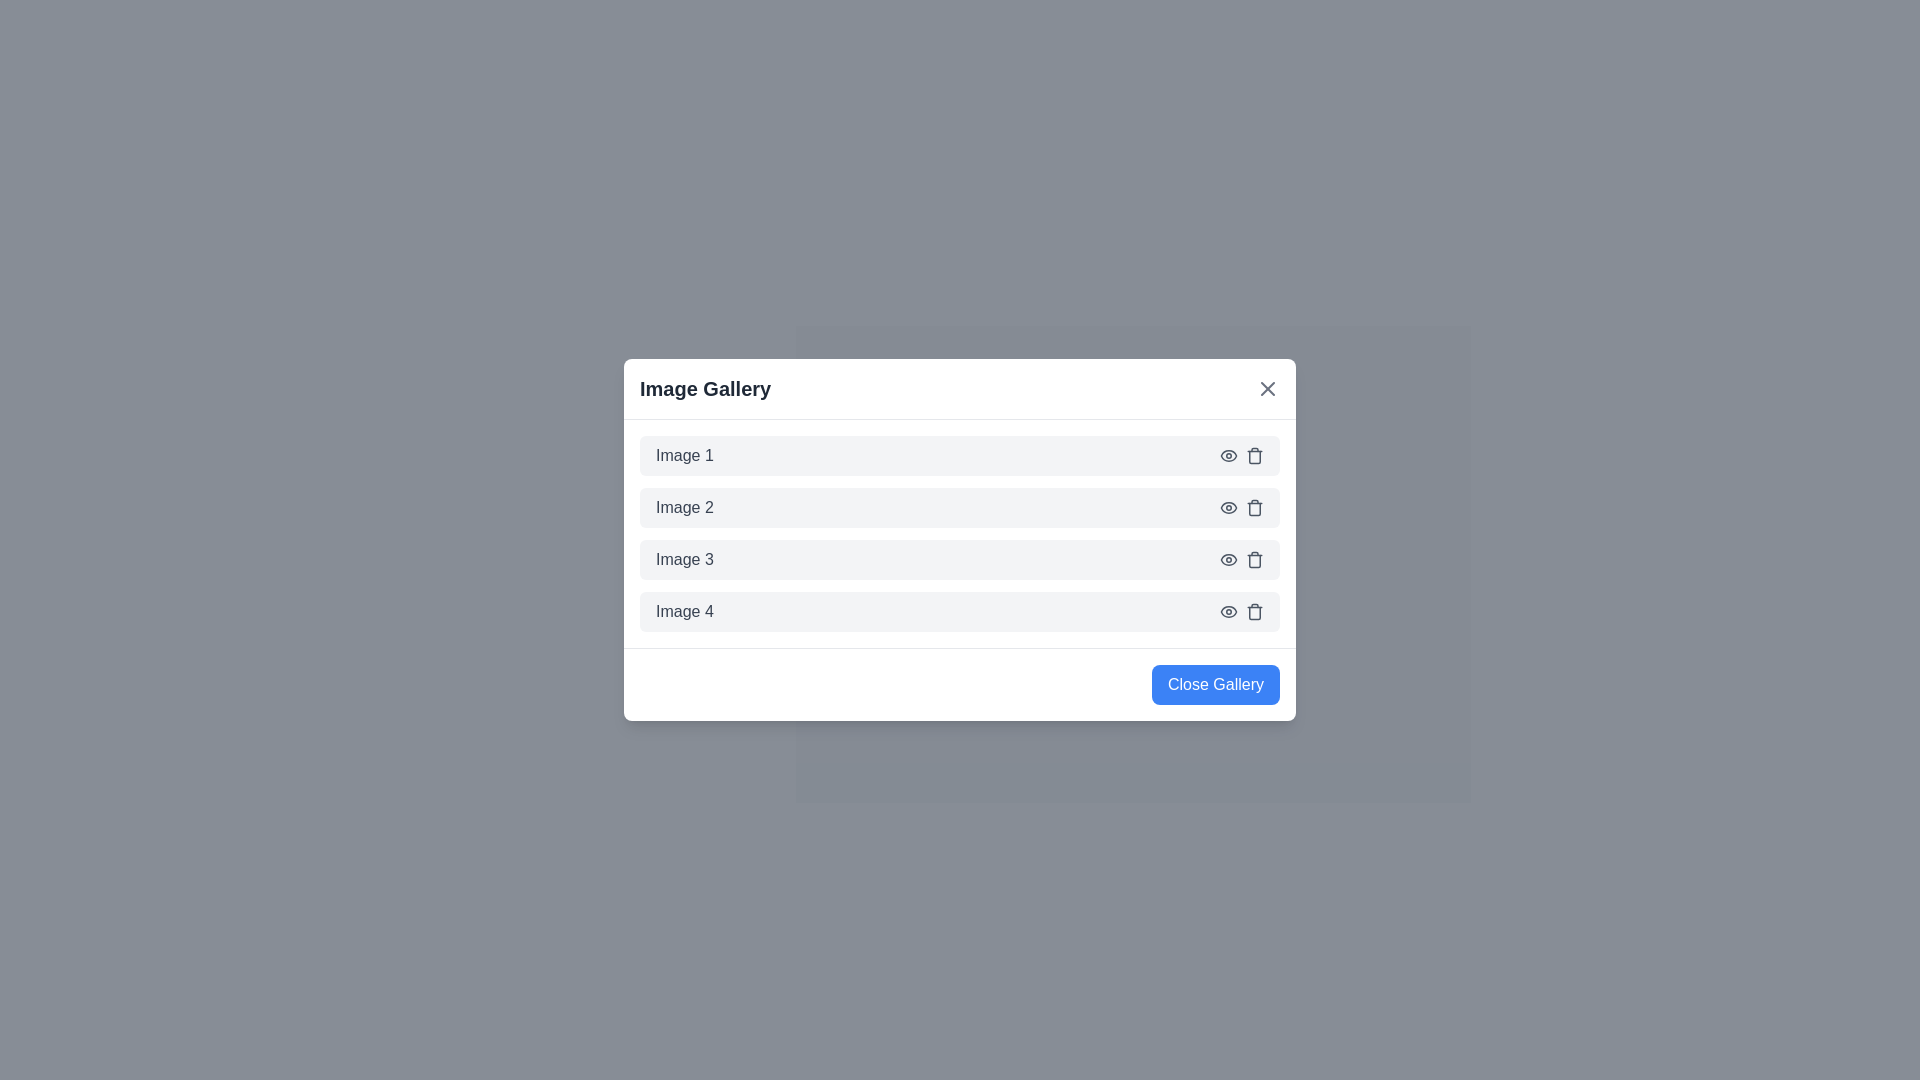  Describe the element at coordinates (1266, 389) in the screenshot. I see `the close button located in the top-right corner of the 'Image Gallery' modal dialog` at that location.